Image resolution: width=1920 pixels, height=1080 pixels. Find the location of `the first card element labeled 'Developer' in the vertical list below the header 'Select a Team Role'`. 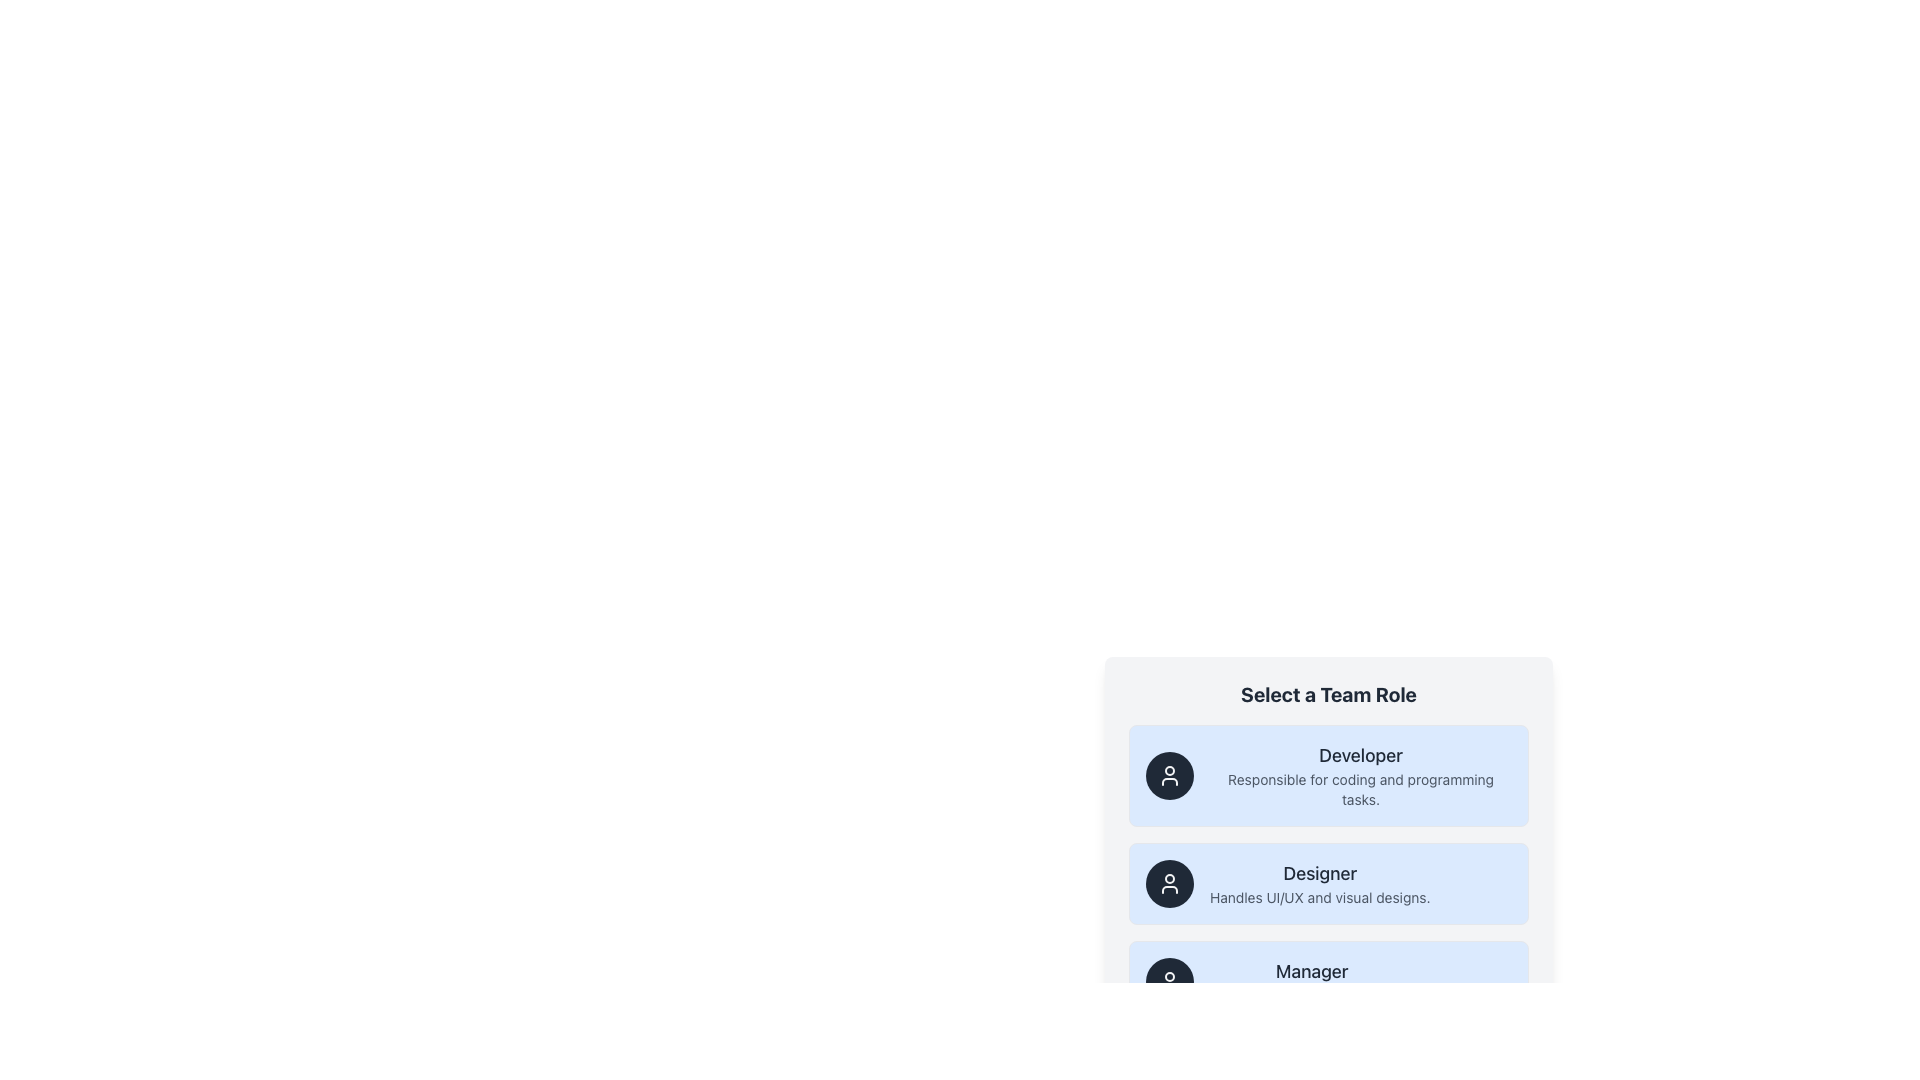

the first card element labeled 'Developer' in the vertical list below the header 'Select a Team Role' is located at coordinates (1329, 774).